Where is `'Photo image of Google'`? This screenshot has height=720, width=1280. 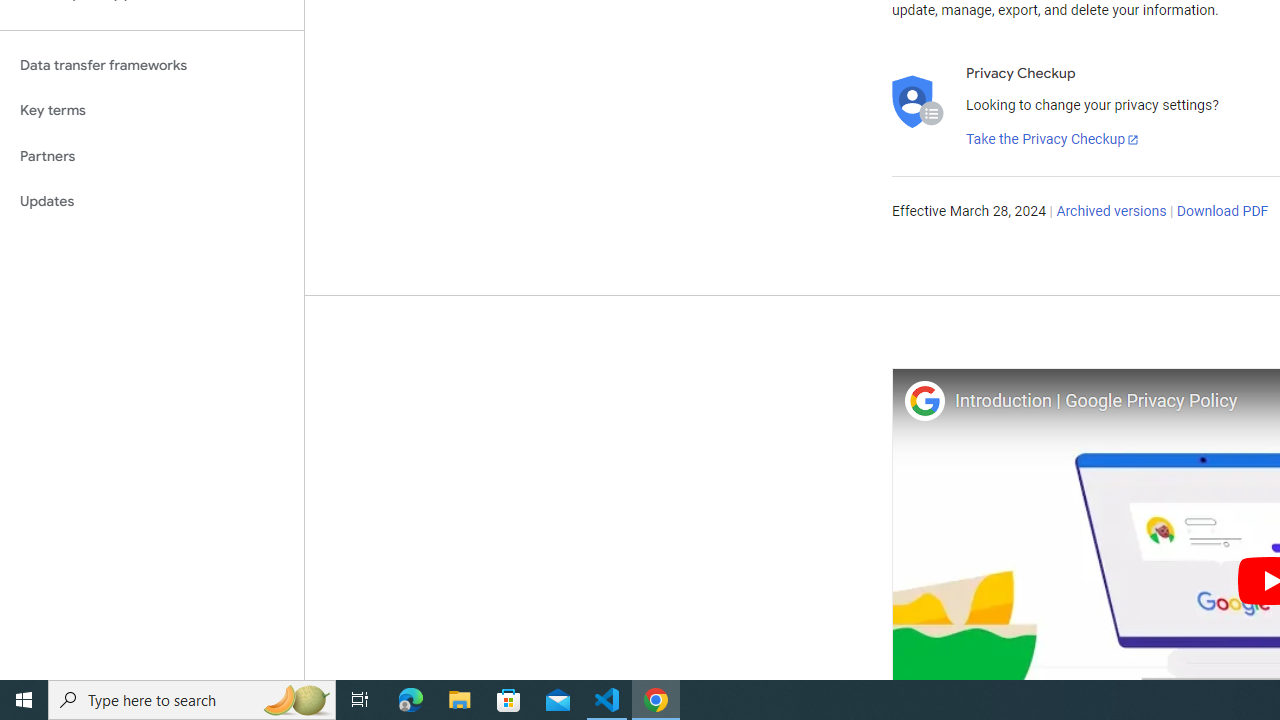
'Photo image of Google' is located at coordinates (923, 400).